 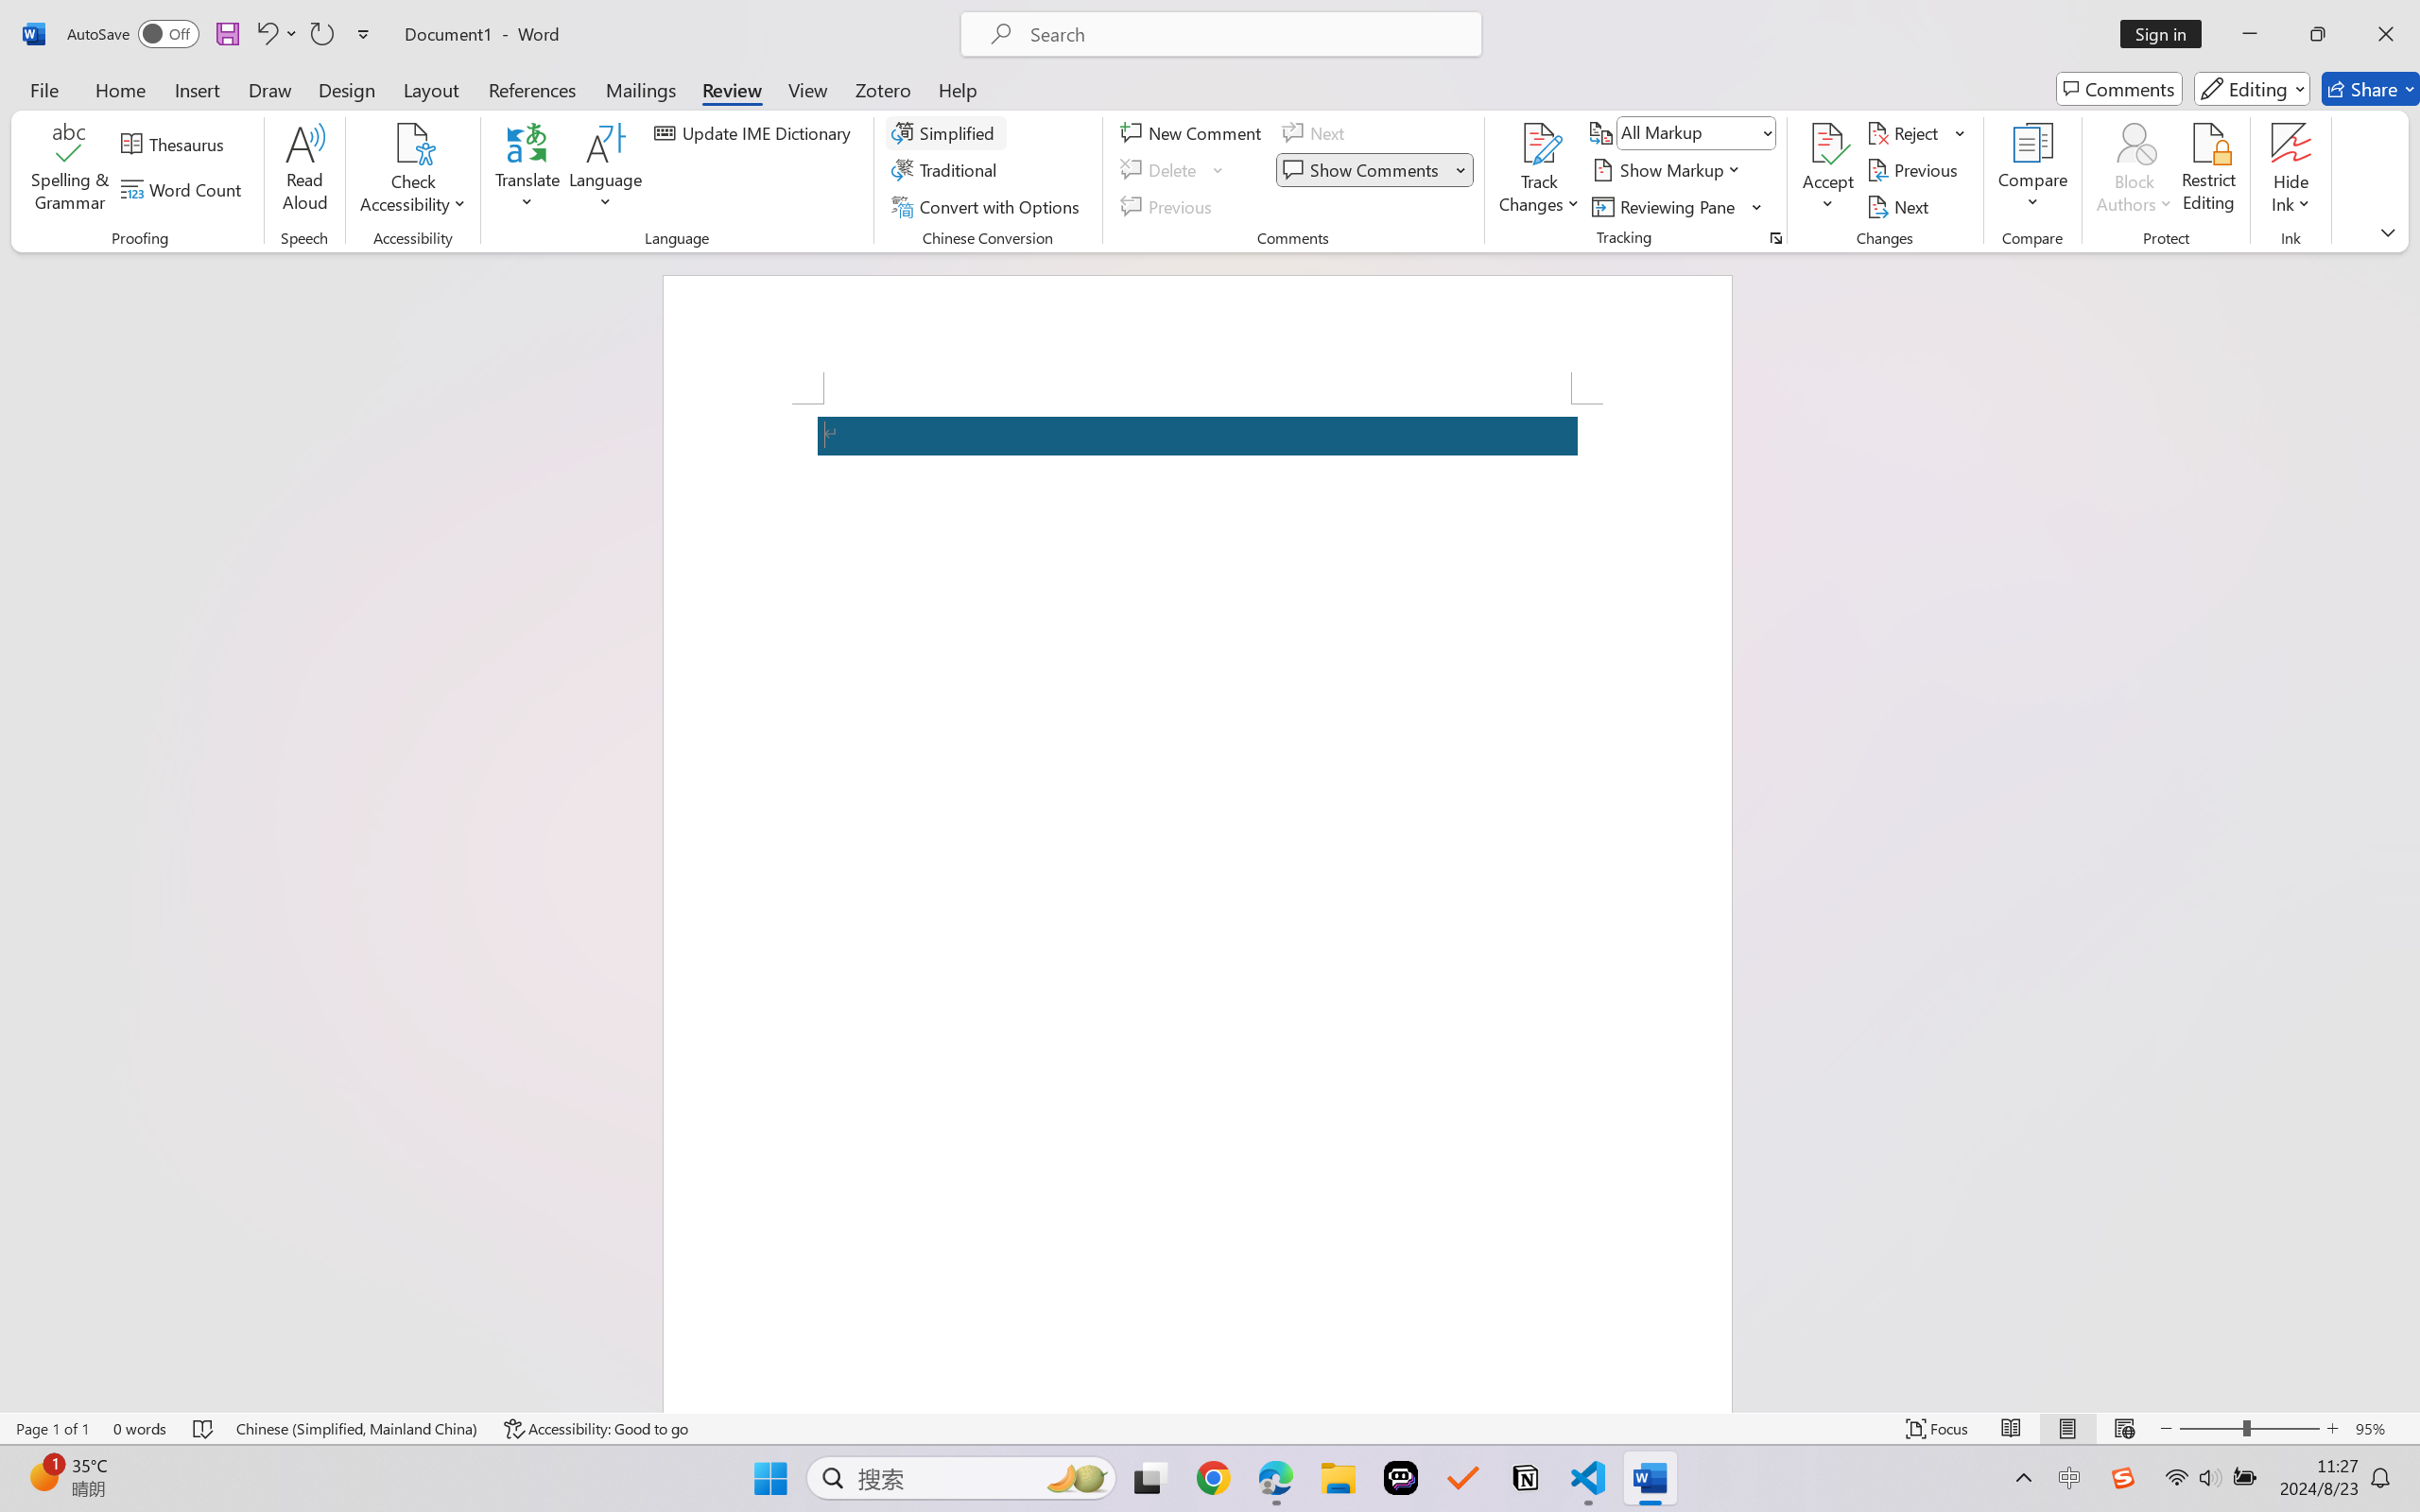 What do you see at coordinates (1538, 143) in the screenshot?
I see `'Track Changes'` at bounding box center [1538, 143].